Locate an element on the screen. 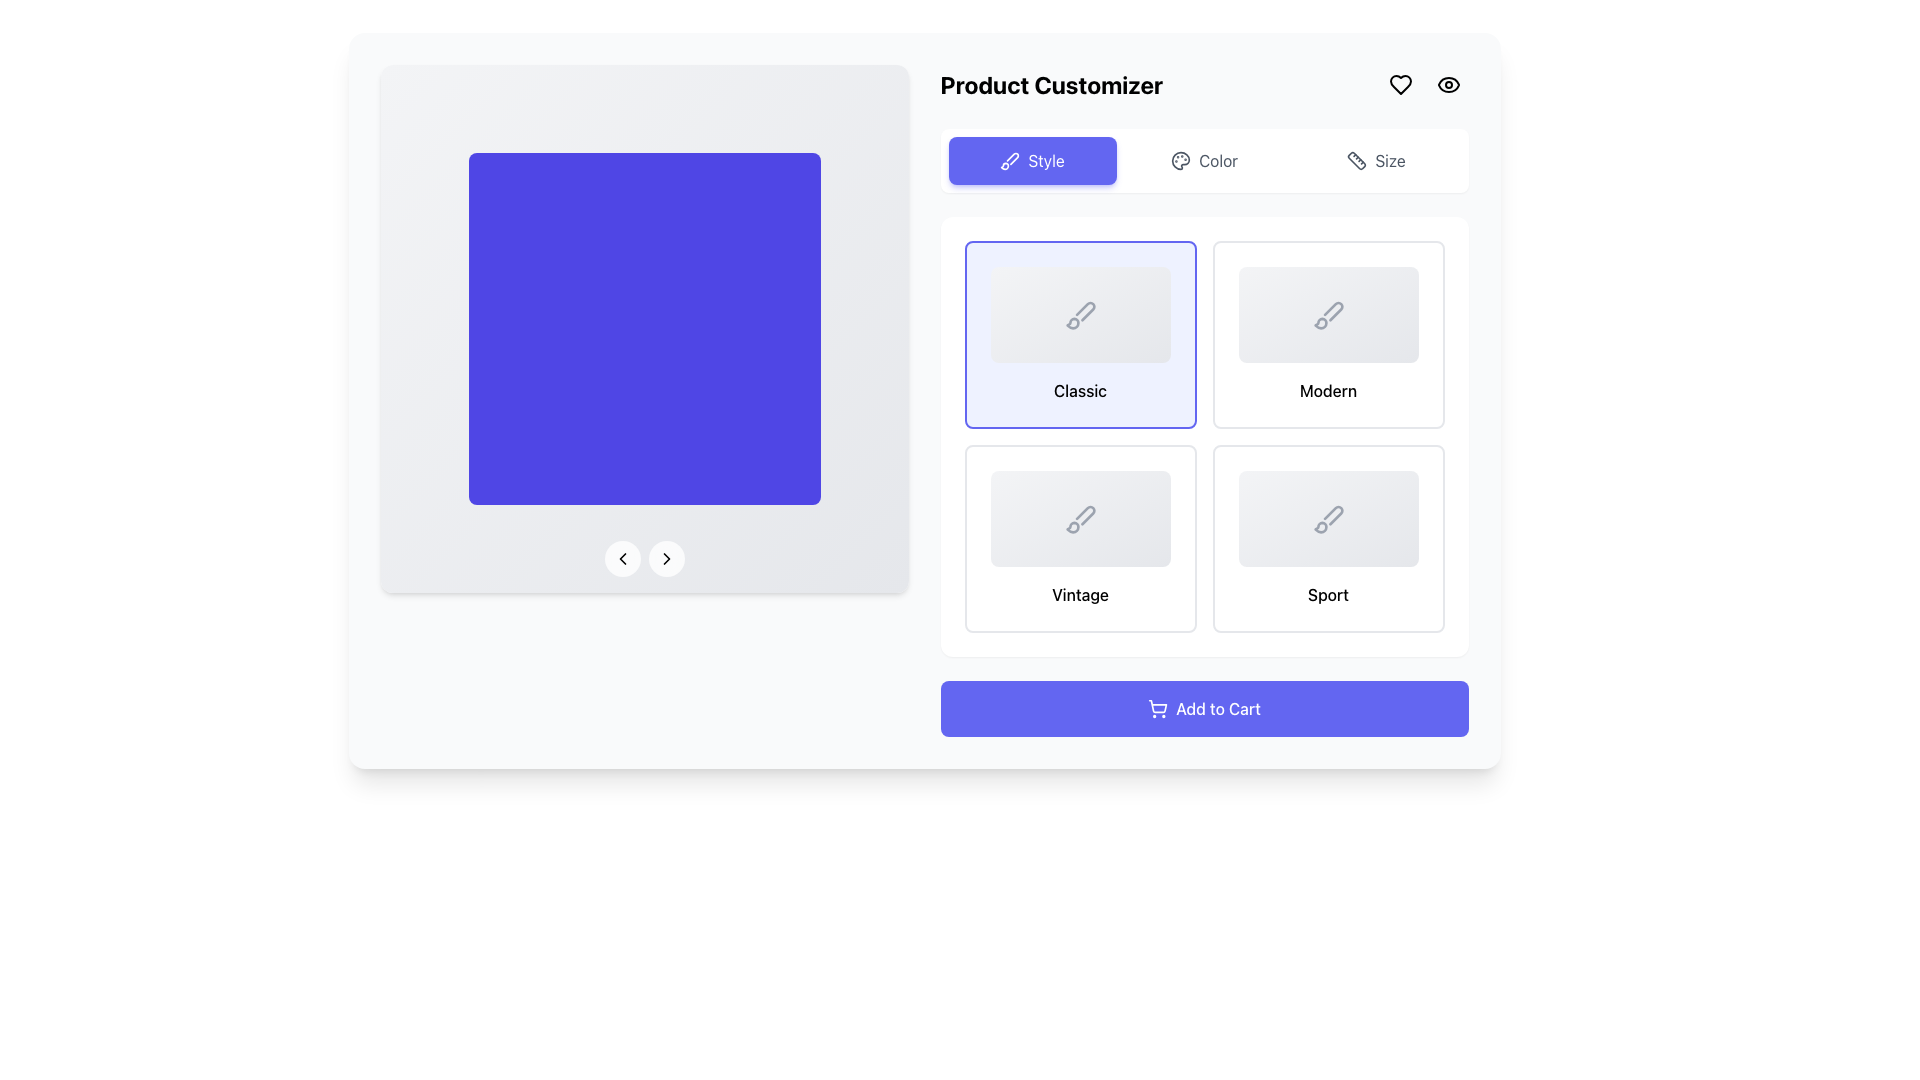  the 'Size' label located in the upper-right corner of the interface, positioned between the 'Color' option and a ruler icon is located at coordinates (1389, 160).